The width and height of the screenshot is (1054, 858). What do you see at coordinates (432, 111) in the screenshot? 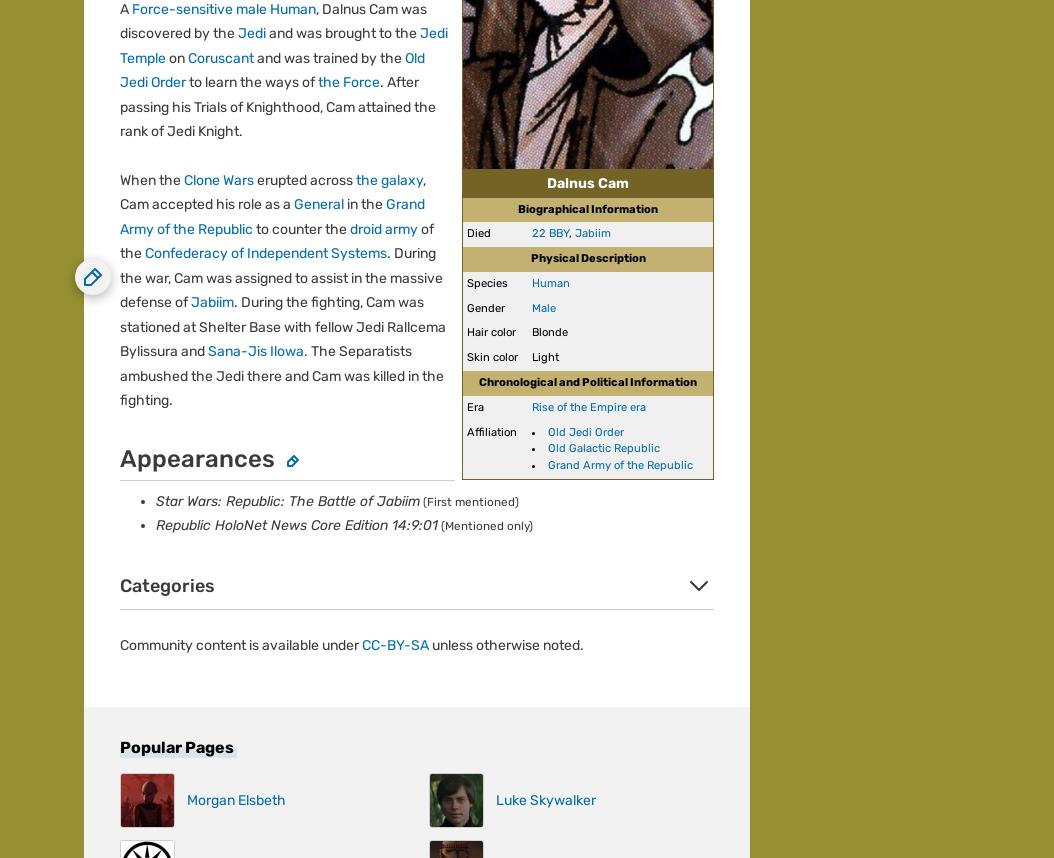
I see `'Help'` at bounding box center [432, 111].